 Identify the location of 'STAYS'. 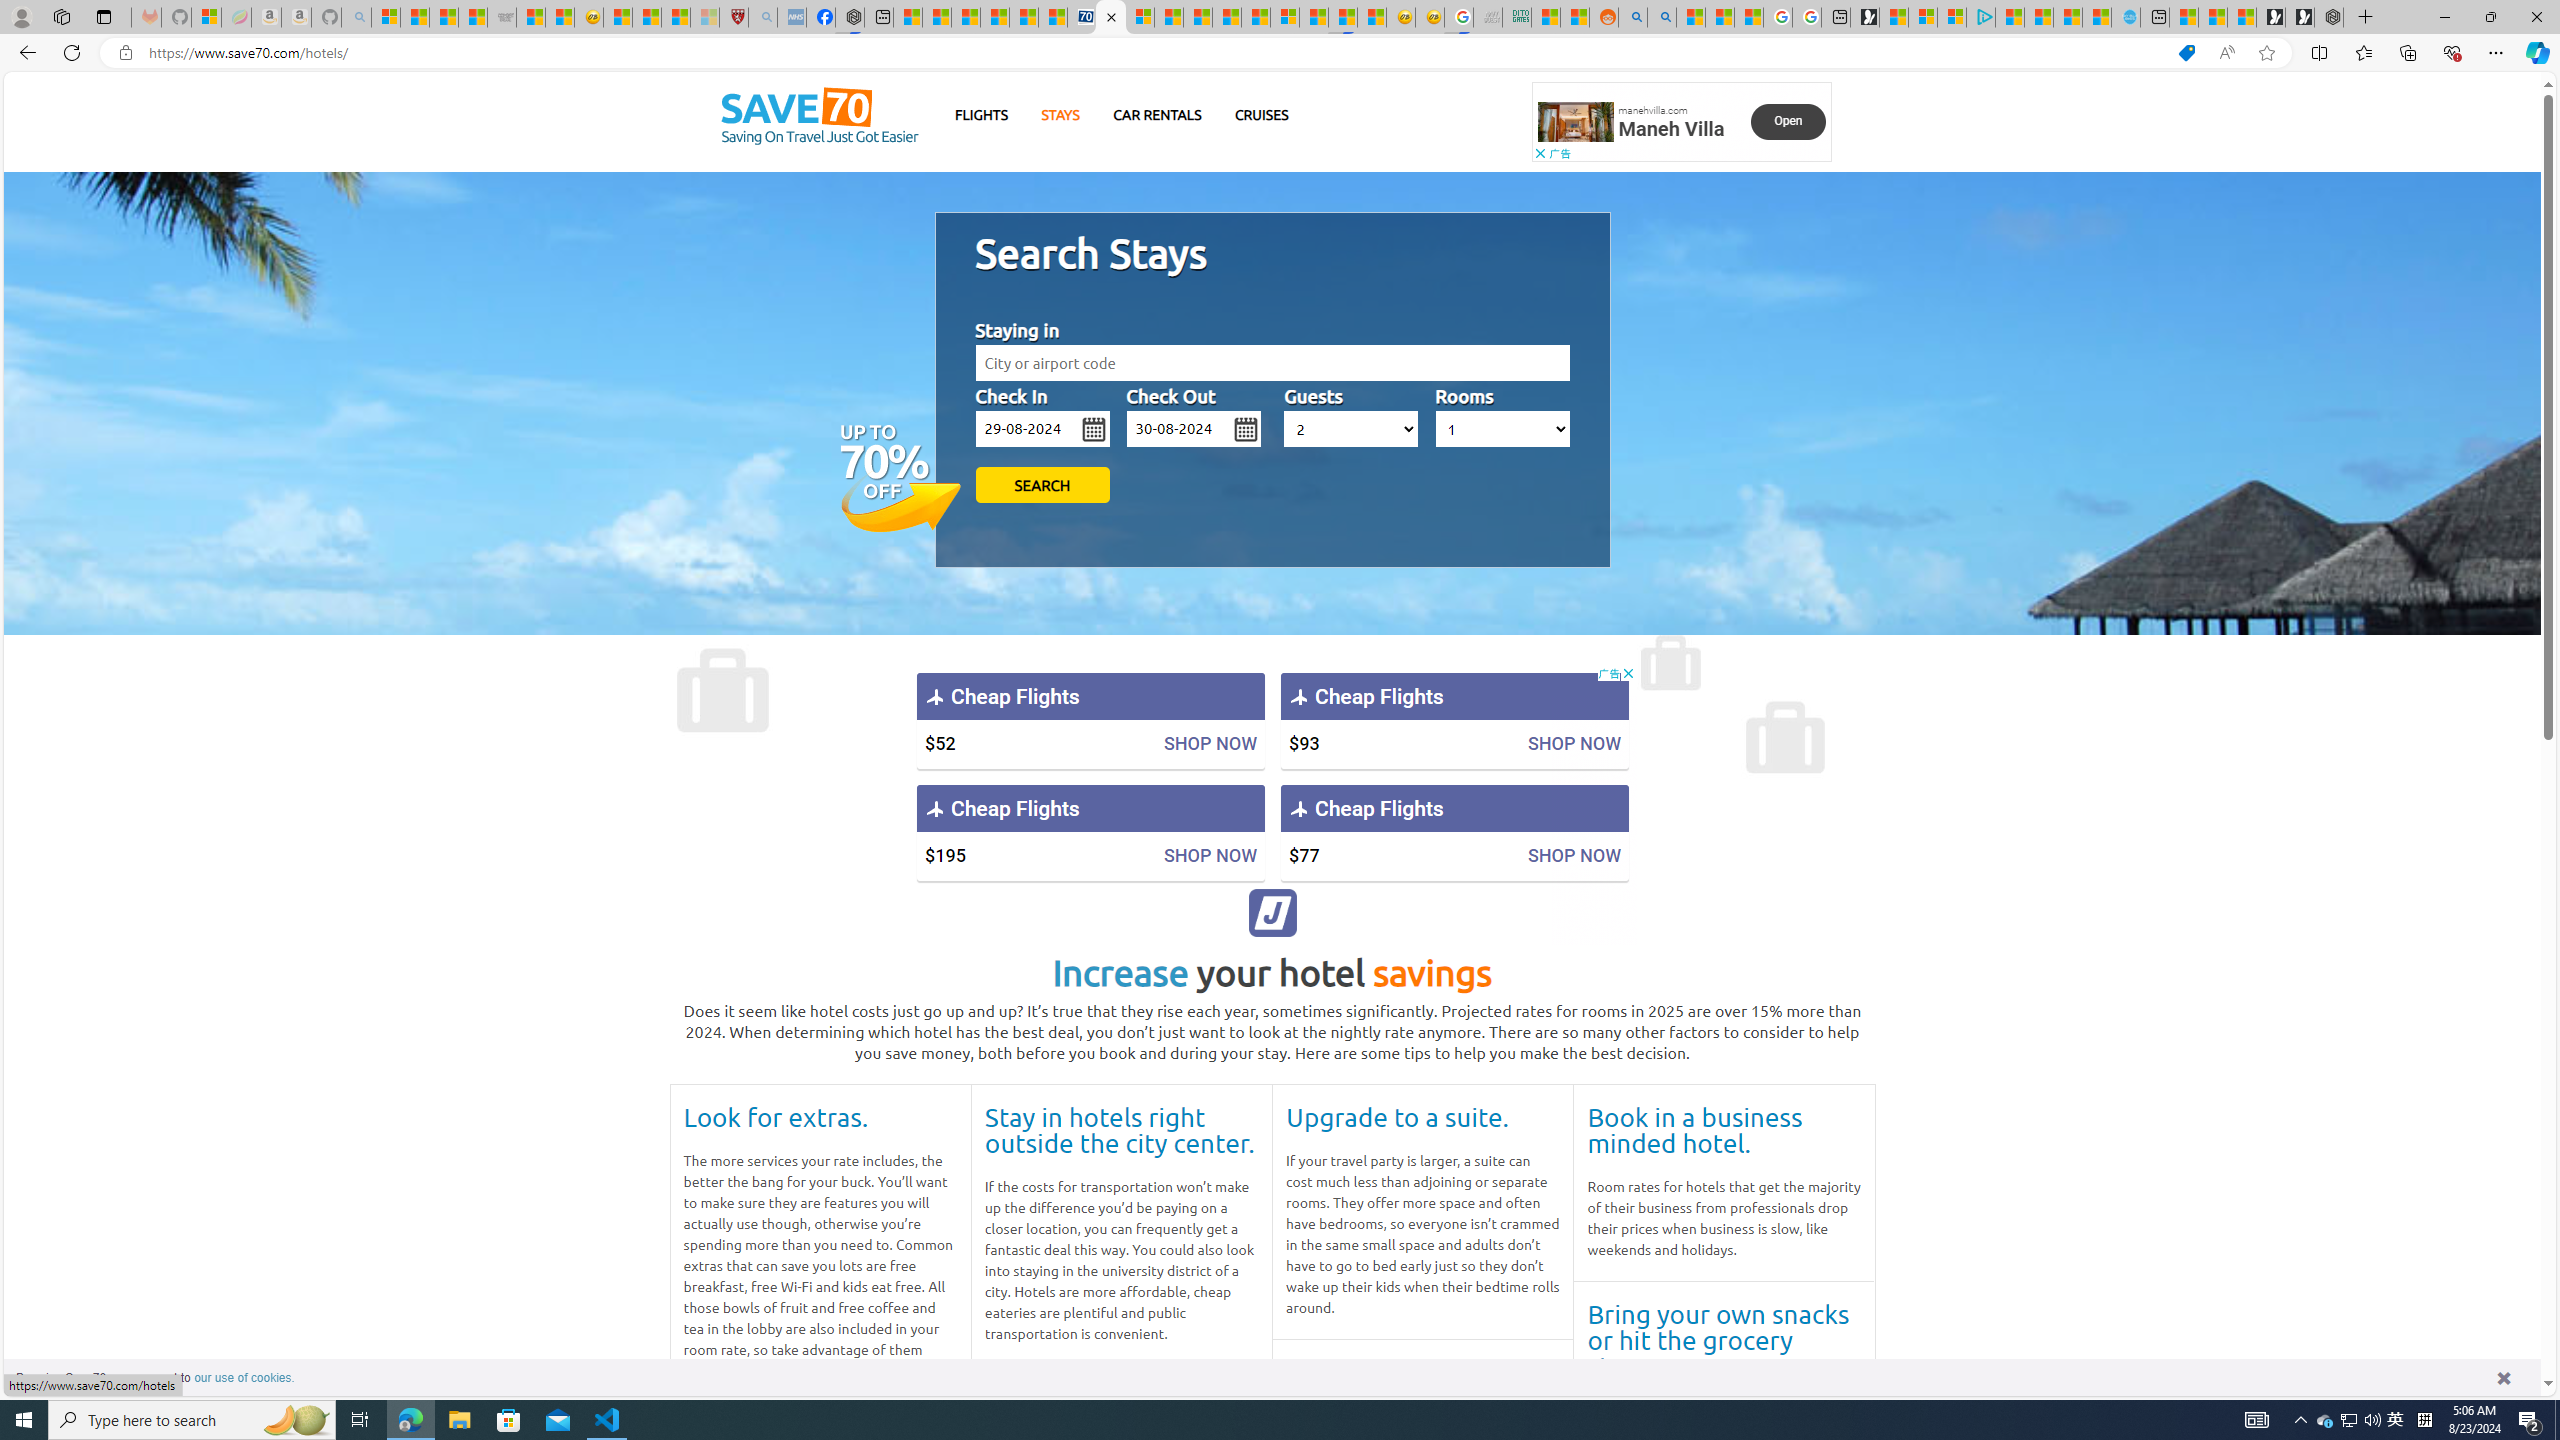
(1060, 114).